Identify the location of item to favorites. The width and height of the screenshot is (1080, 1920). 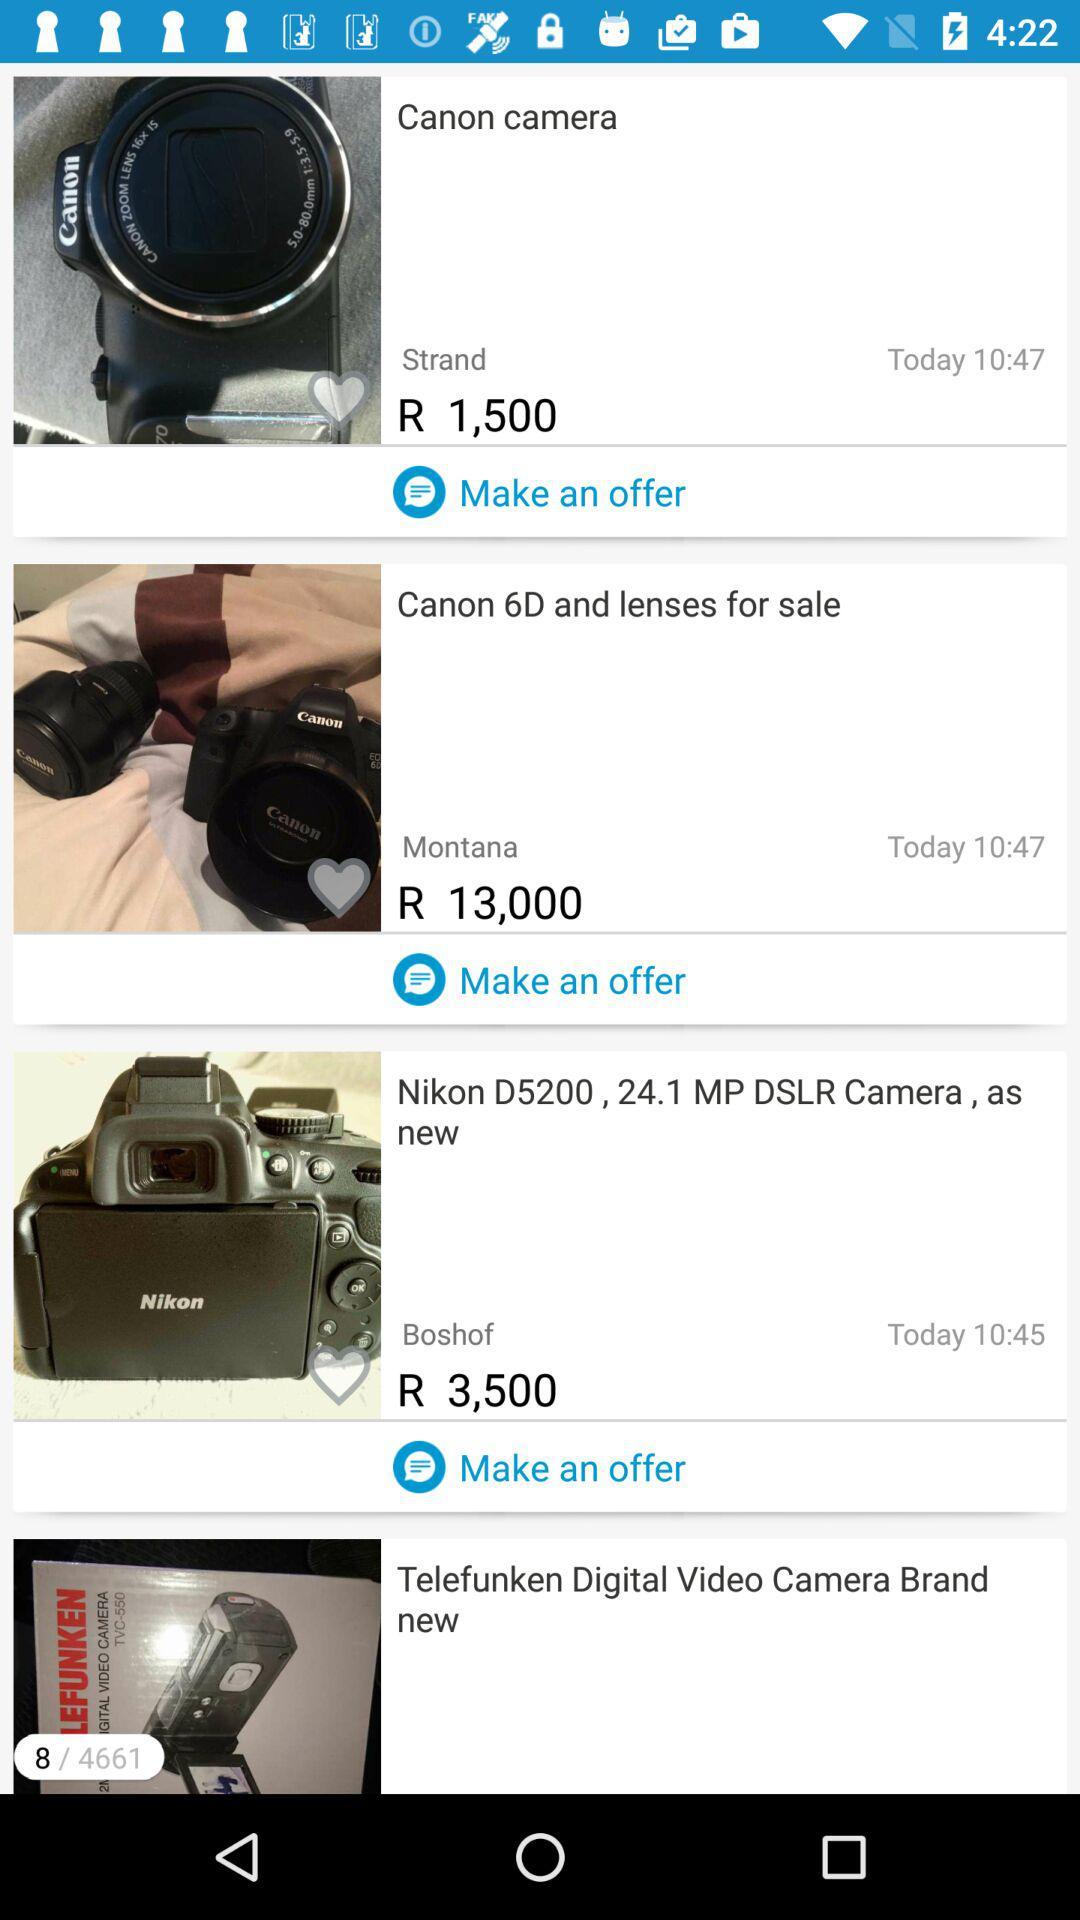
(338, 401).